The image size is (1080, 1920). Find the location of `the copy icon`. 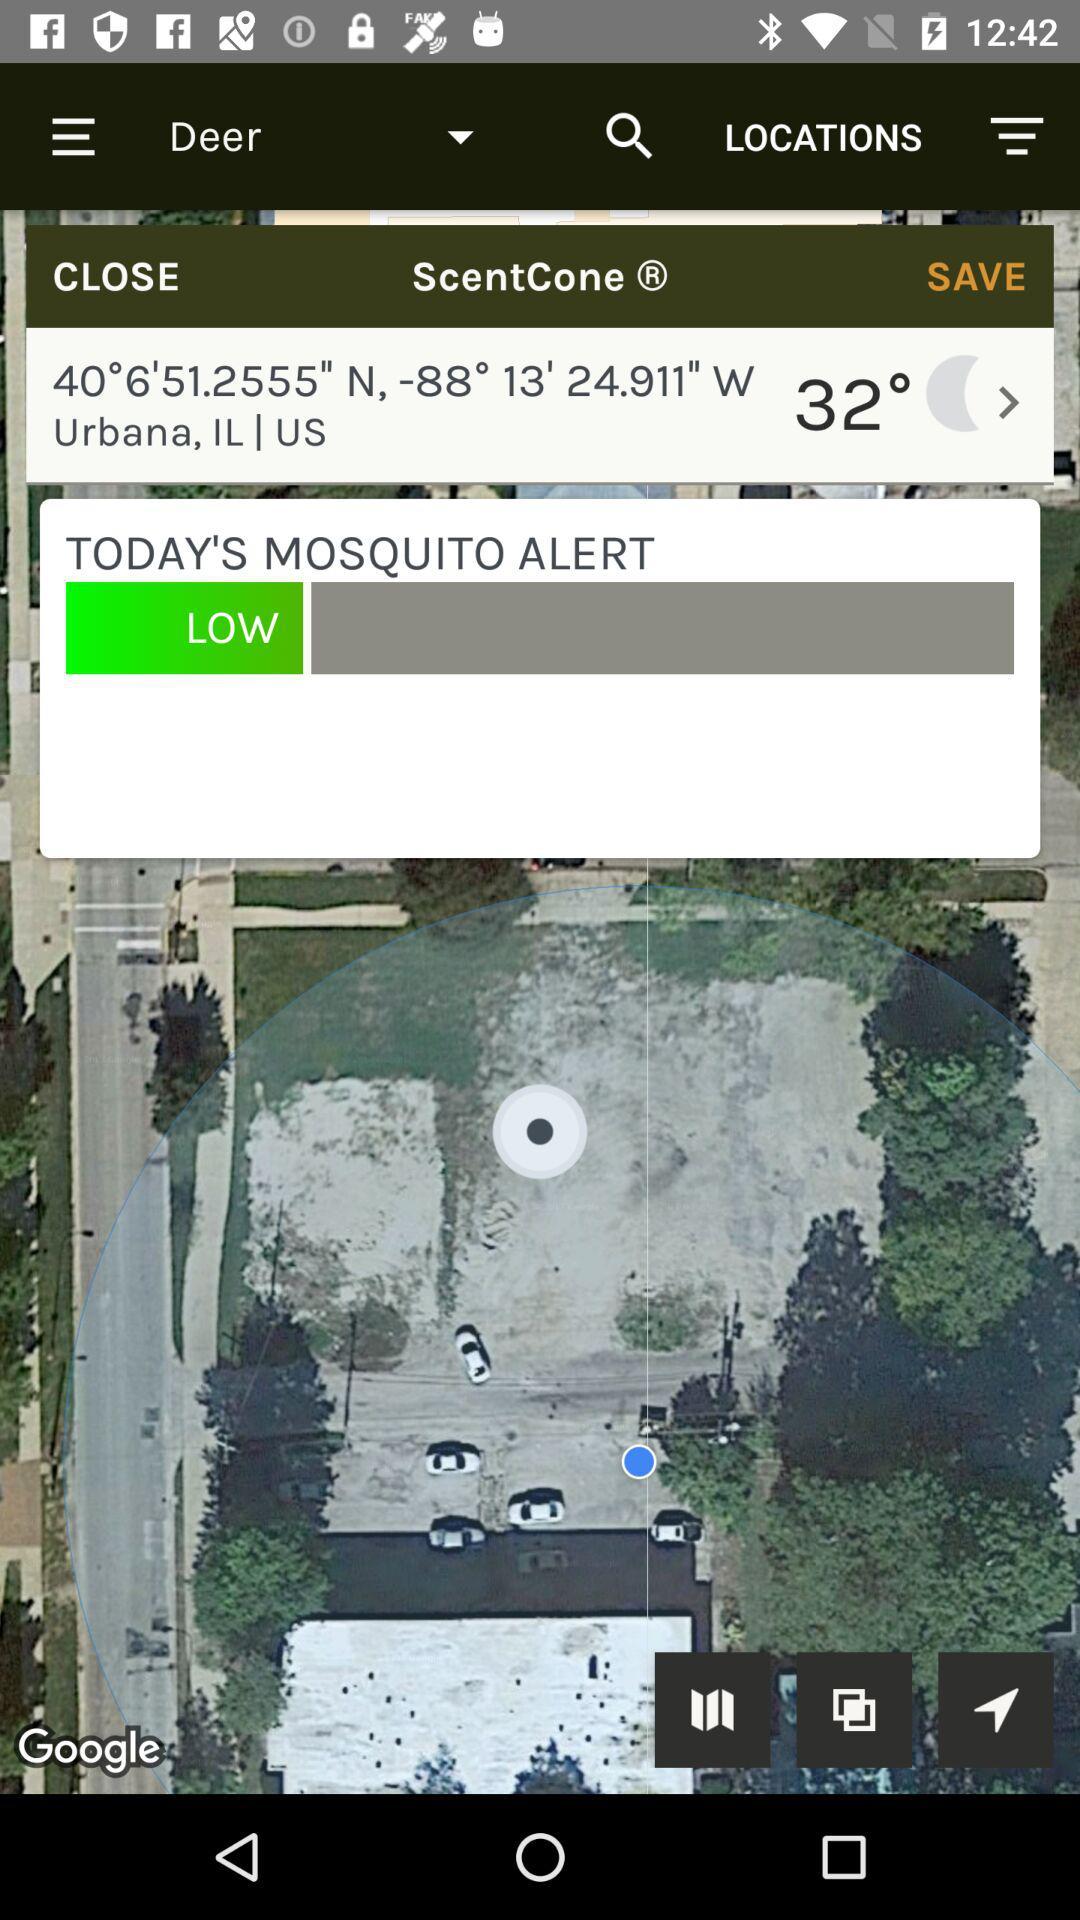

the copy icon is located at coordinates (854, 1708).